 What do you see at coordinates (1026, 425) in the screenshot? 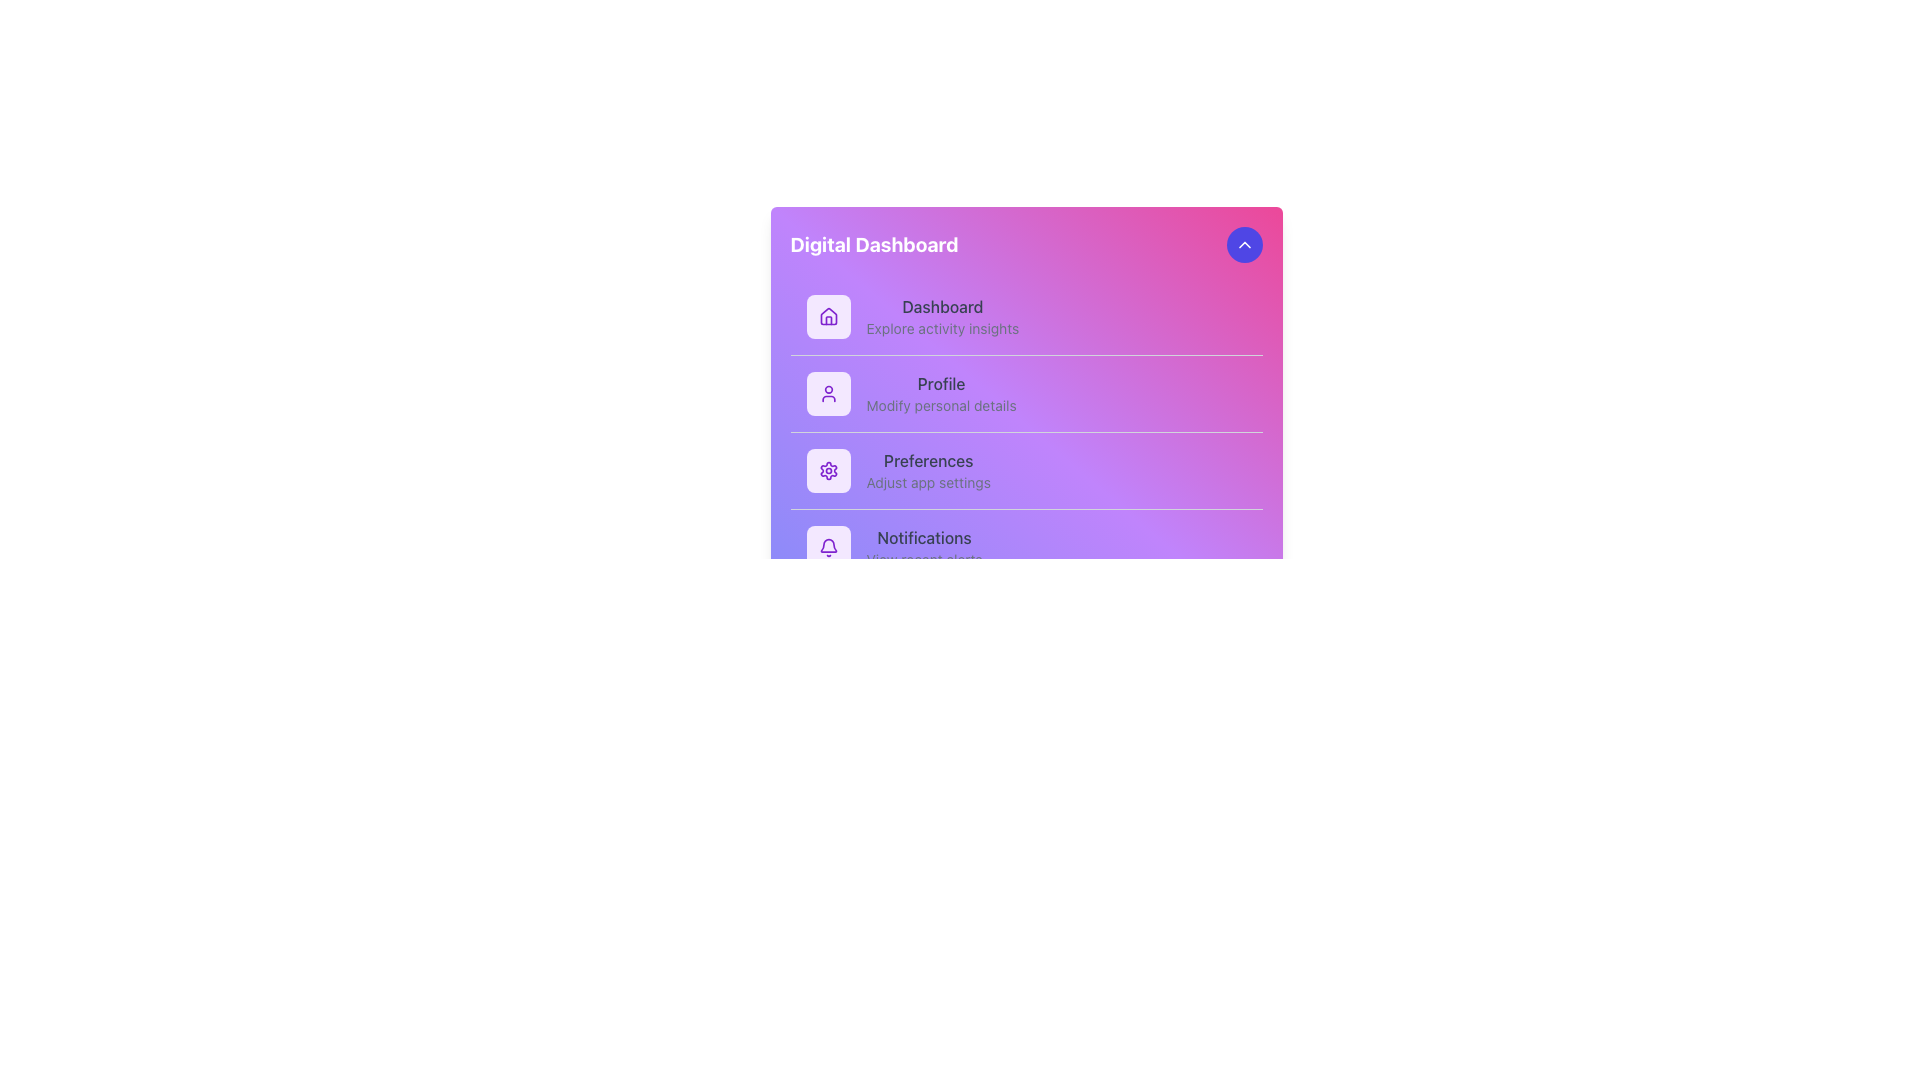
I see `the 'Digital Dashboard' panel with a gradient background` at bounding box center [1026, 425].